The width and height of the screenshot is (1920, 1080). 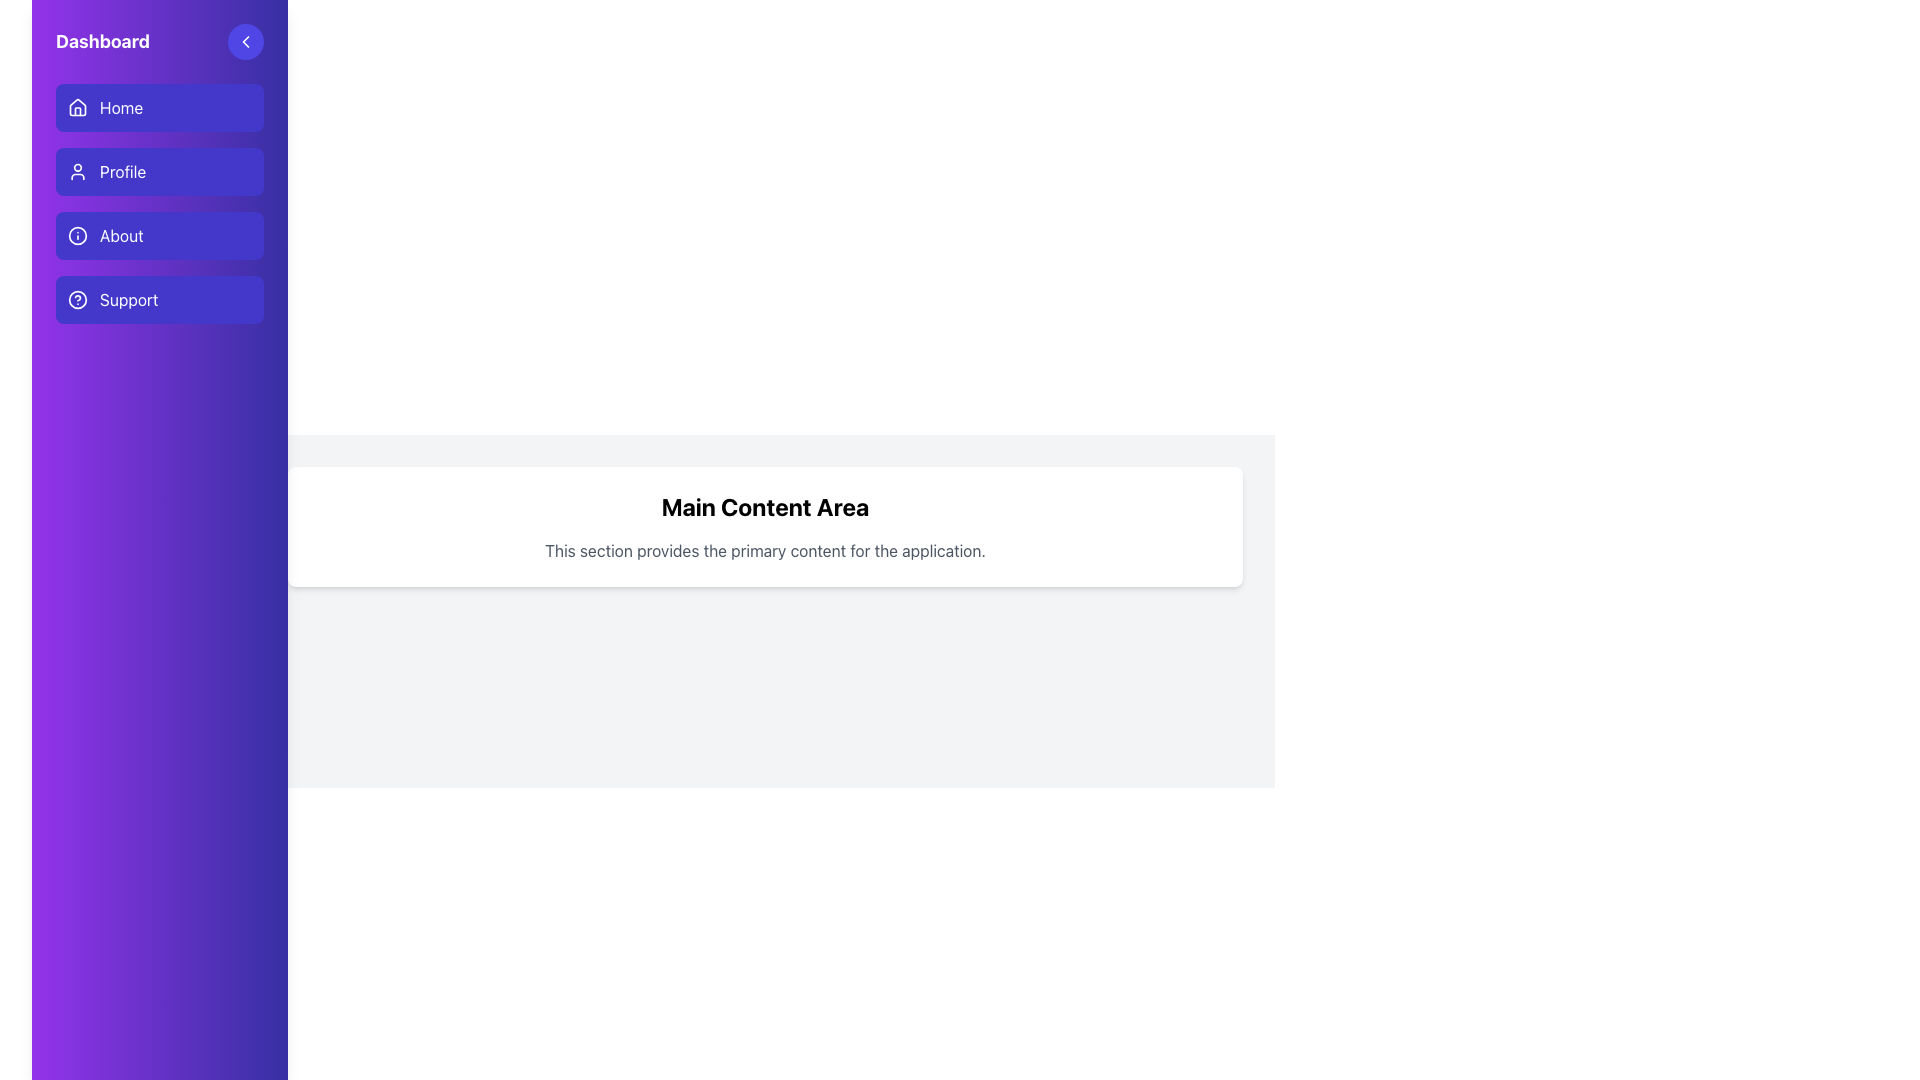 I want to click on text from the Text Header located at the top of the content section in the application, so click(x=764, y=505).